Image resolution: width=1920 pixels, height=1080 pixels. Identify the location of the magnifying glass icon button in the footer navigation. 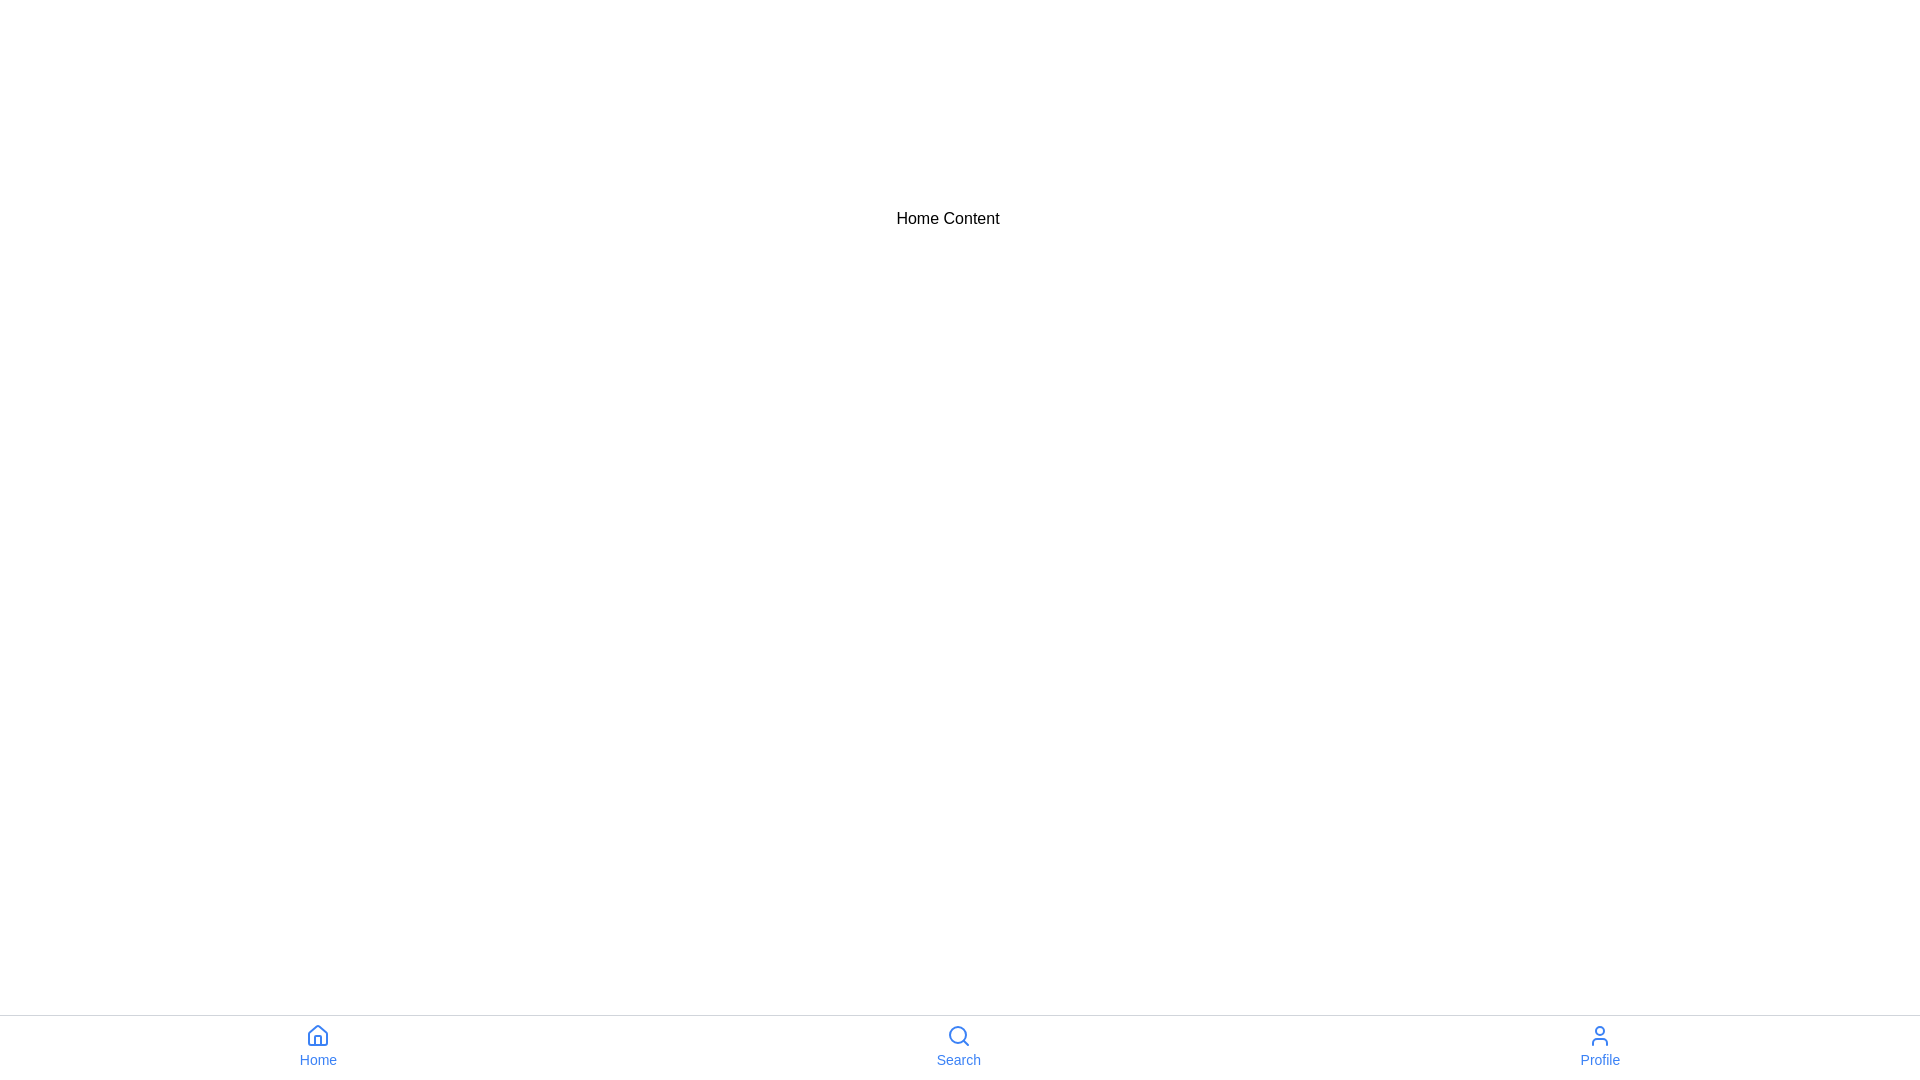
(957, 1035).